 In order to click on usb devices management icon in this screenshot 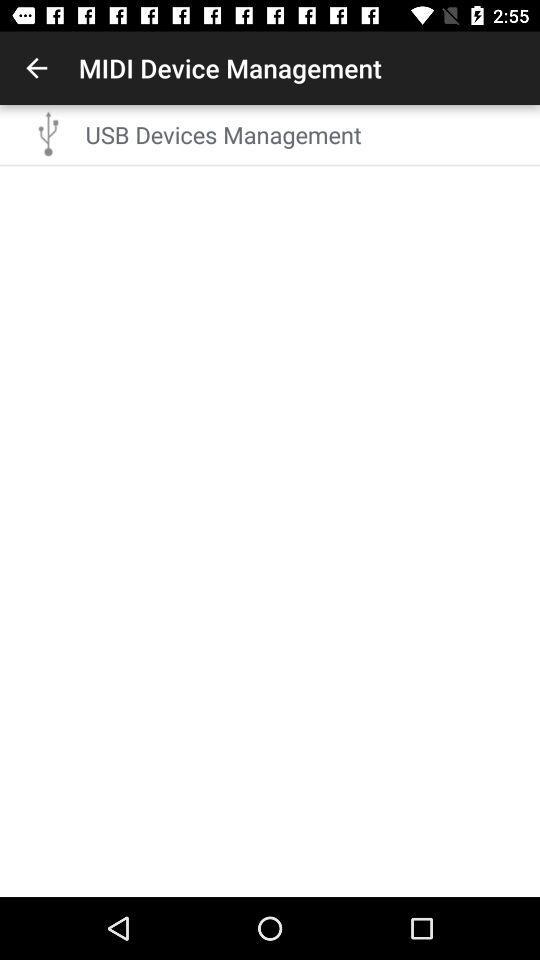, I will do `click(306, 133)`.